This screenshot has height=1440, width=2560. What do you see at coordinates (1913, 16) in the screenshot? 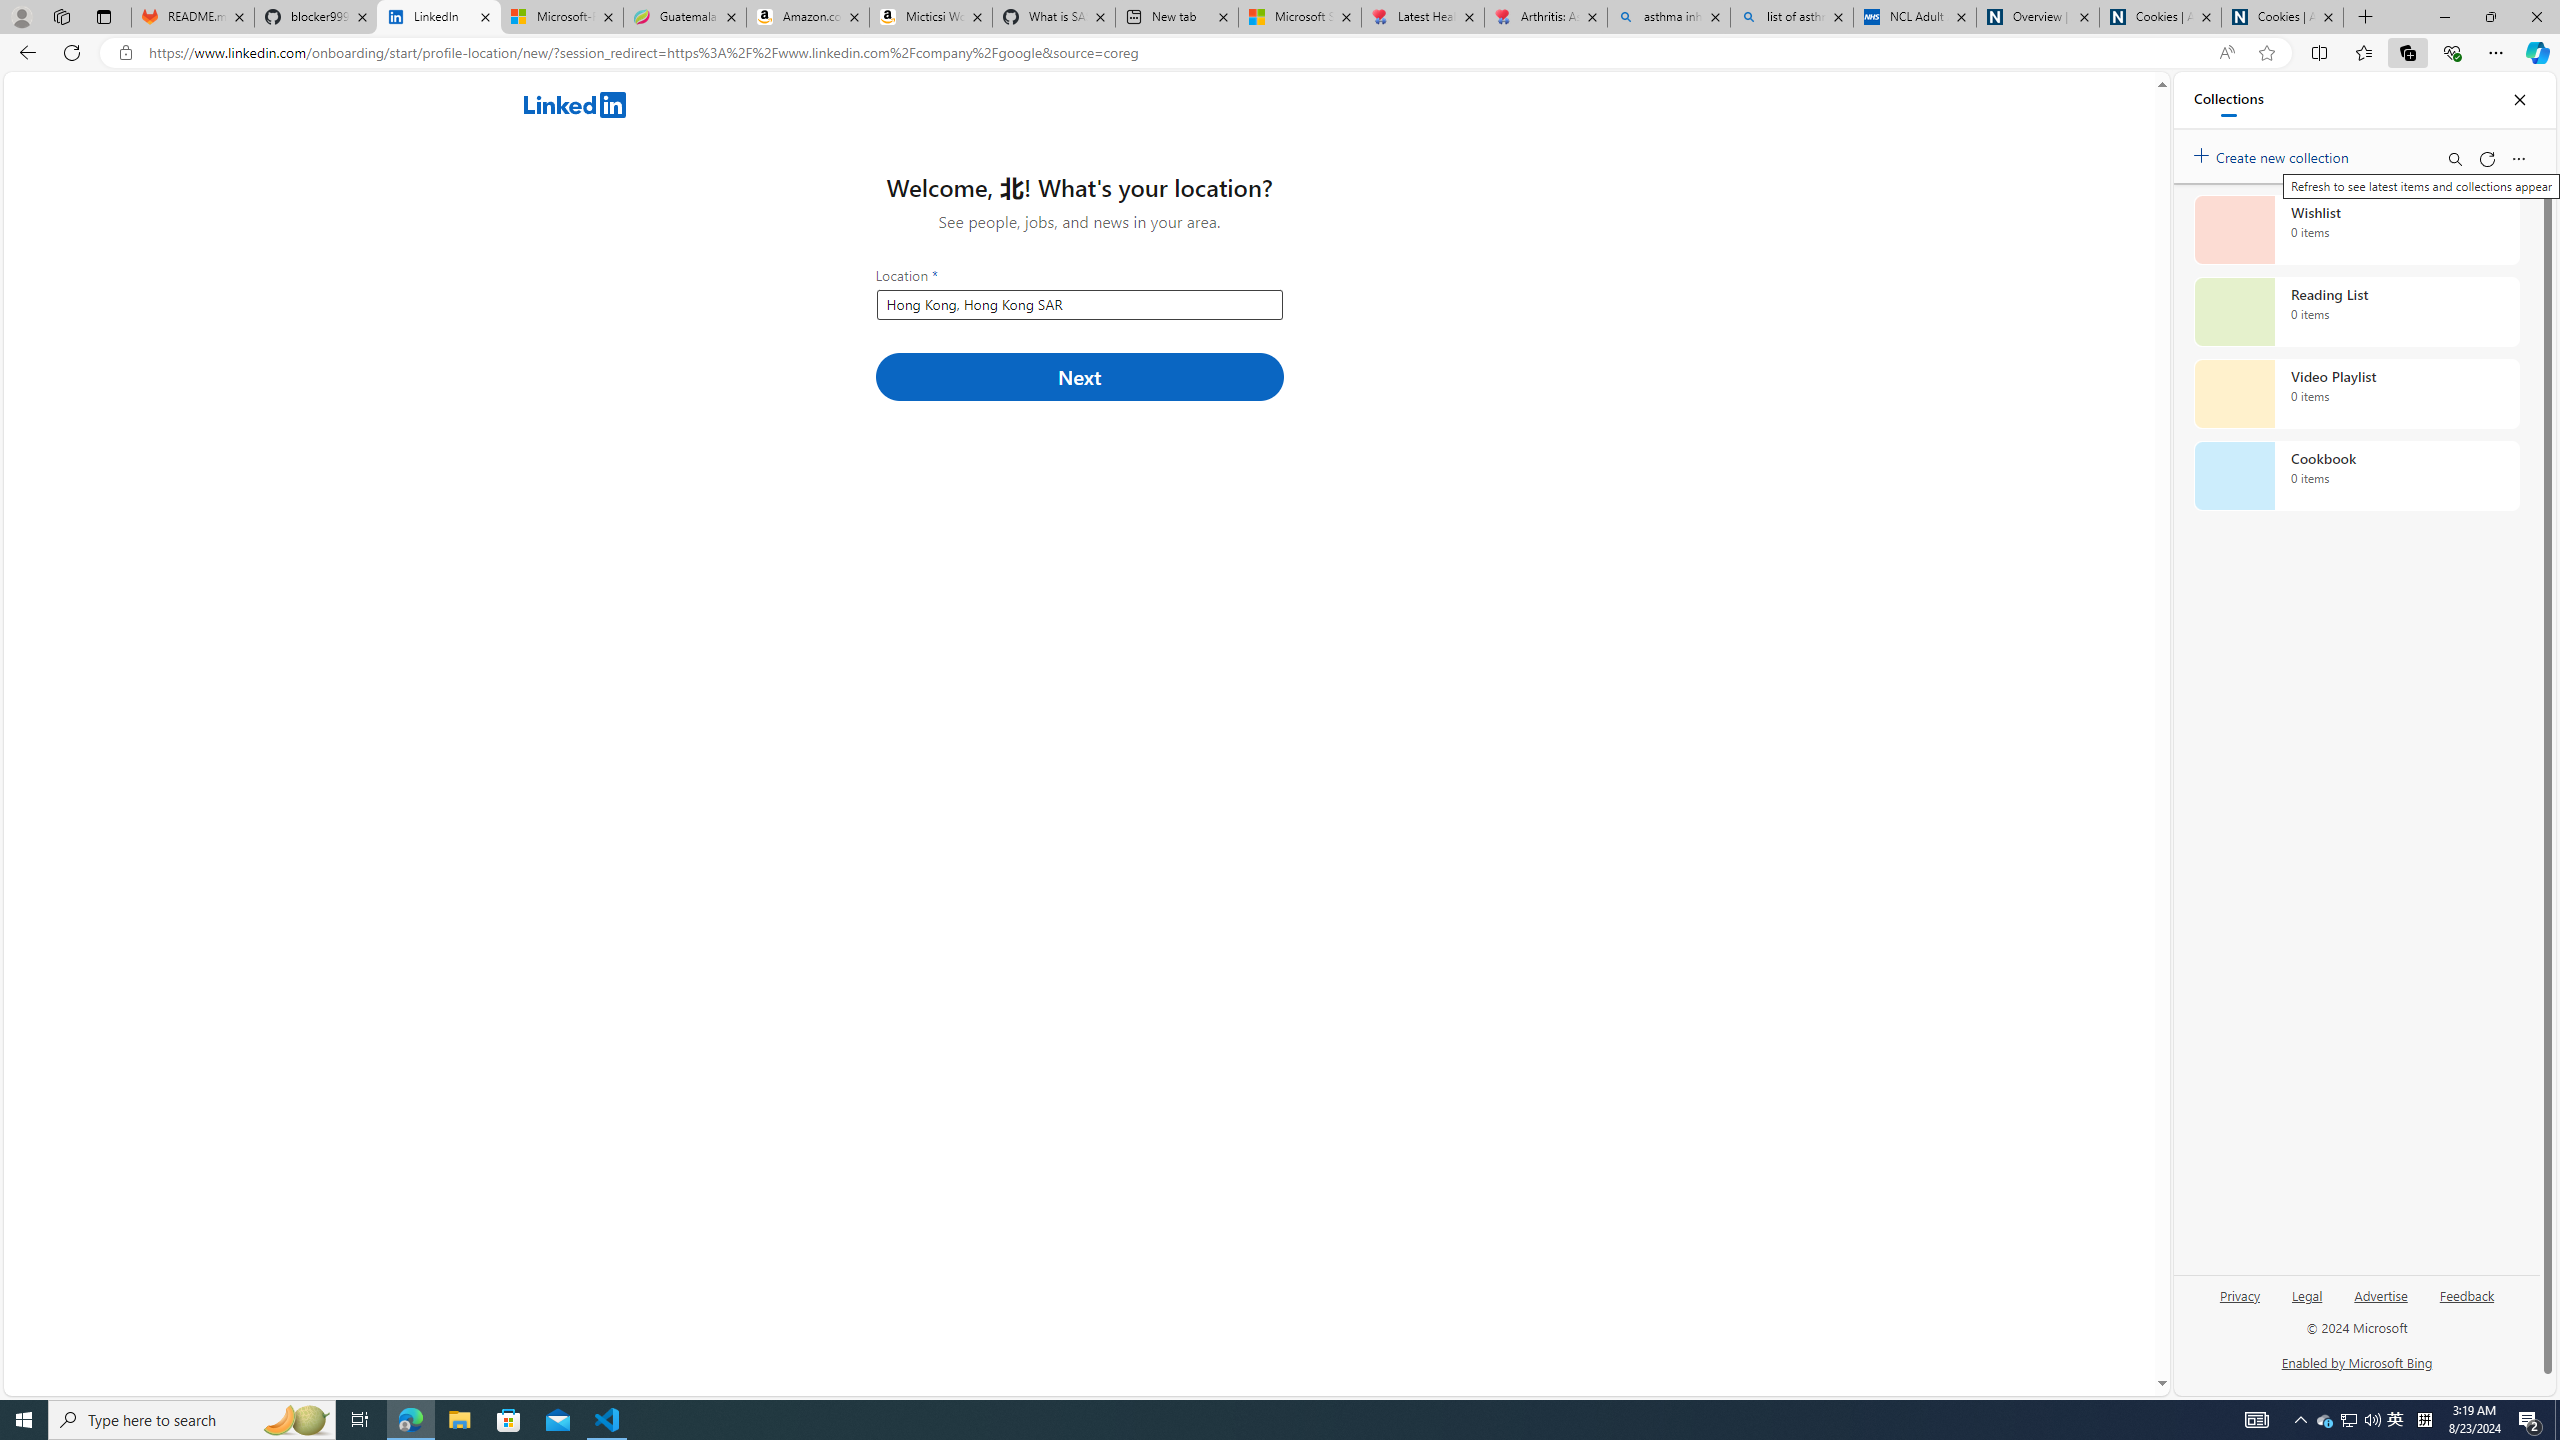
I see `'NCL Adult Asthma Inhaler Choice Guideline'` at bounding box center [1913, 16].